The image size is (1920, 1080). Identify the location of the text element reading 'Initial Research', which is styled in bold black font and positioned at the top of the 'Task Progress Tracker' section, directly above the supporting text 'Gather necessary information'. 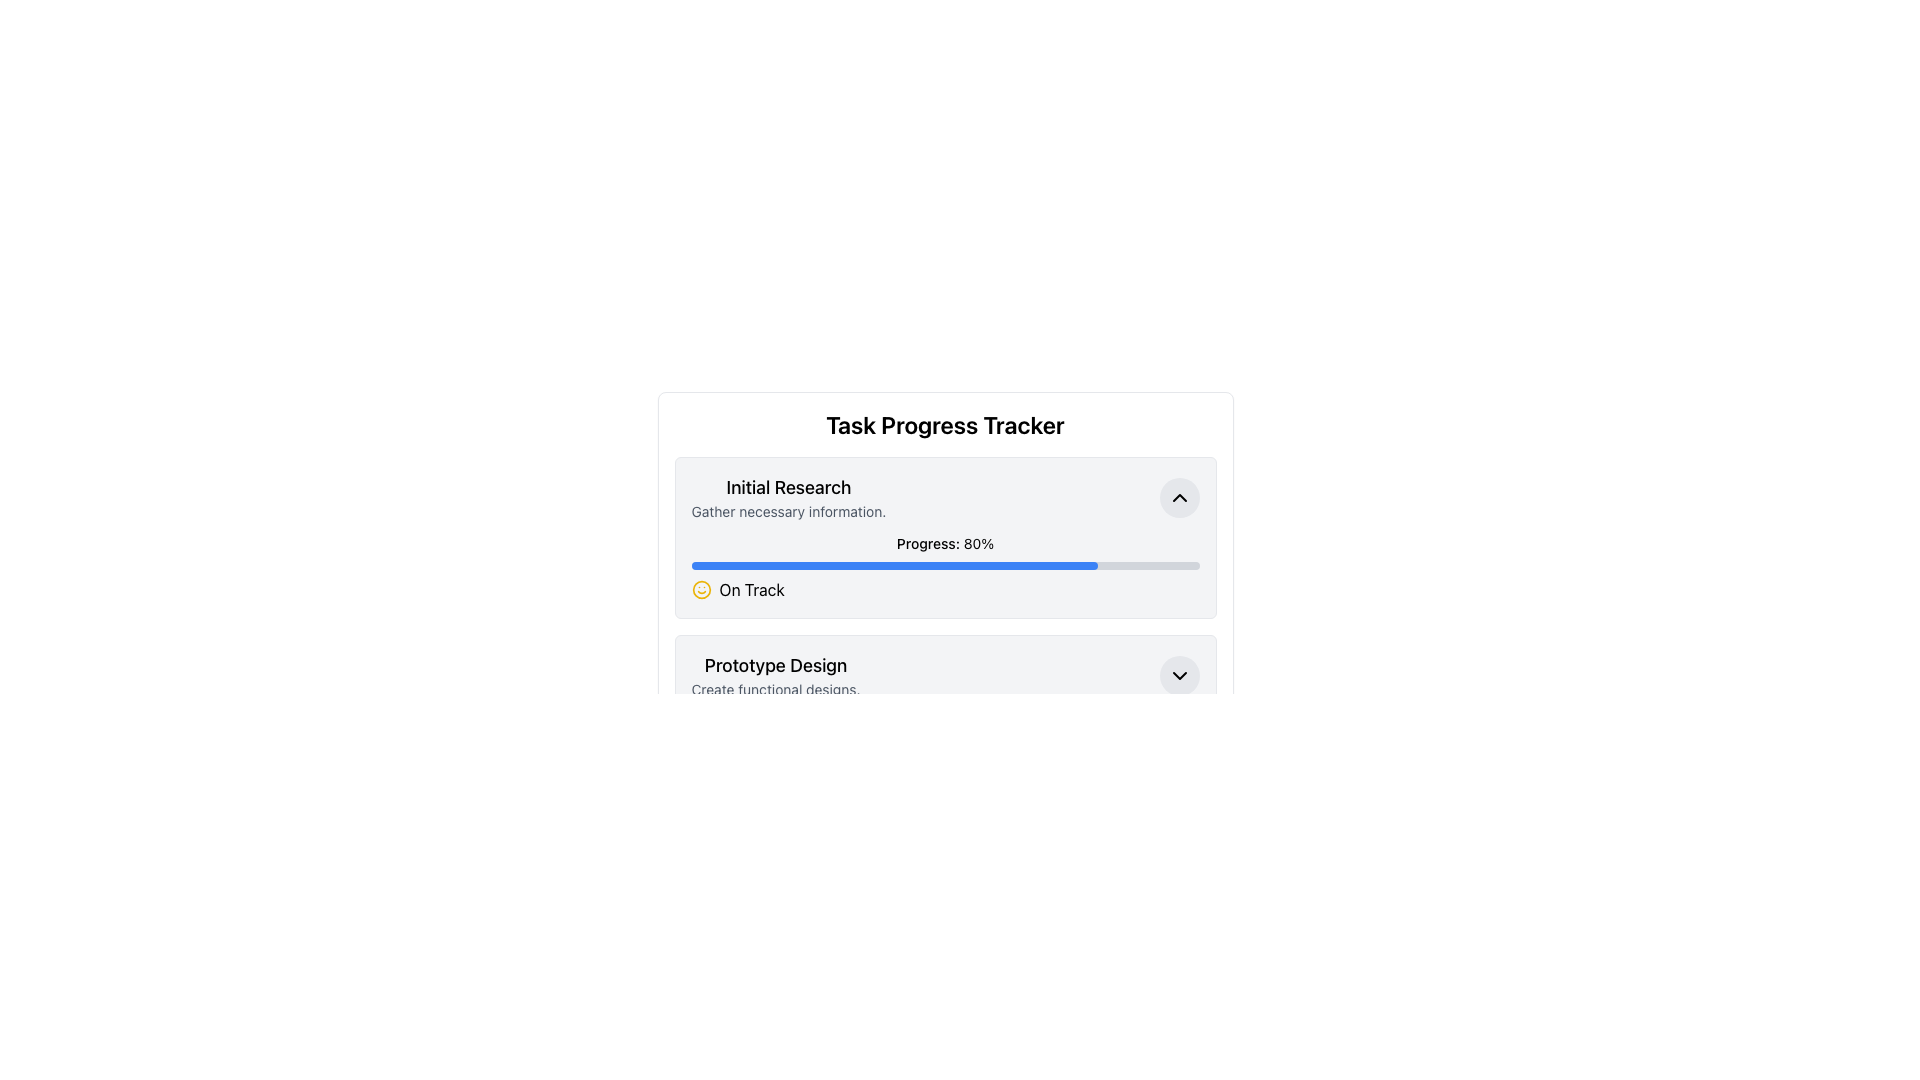
(787, 488).